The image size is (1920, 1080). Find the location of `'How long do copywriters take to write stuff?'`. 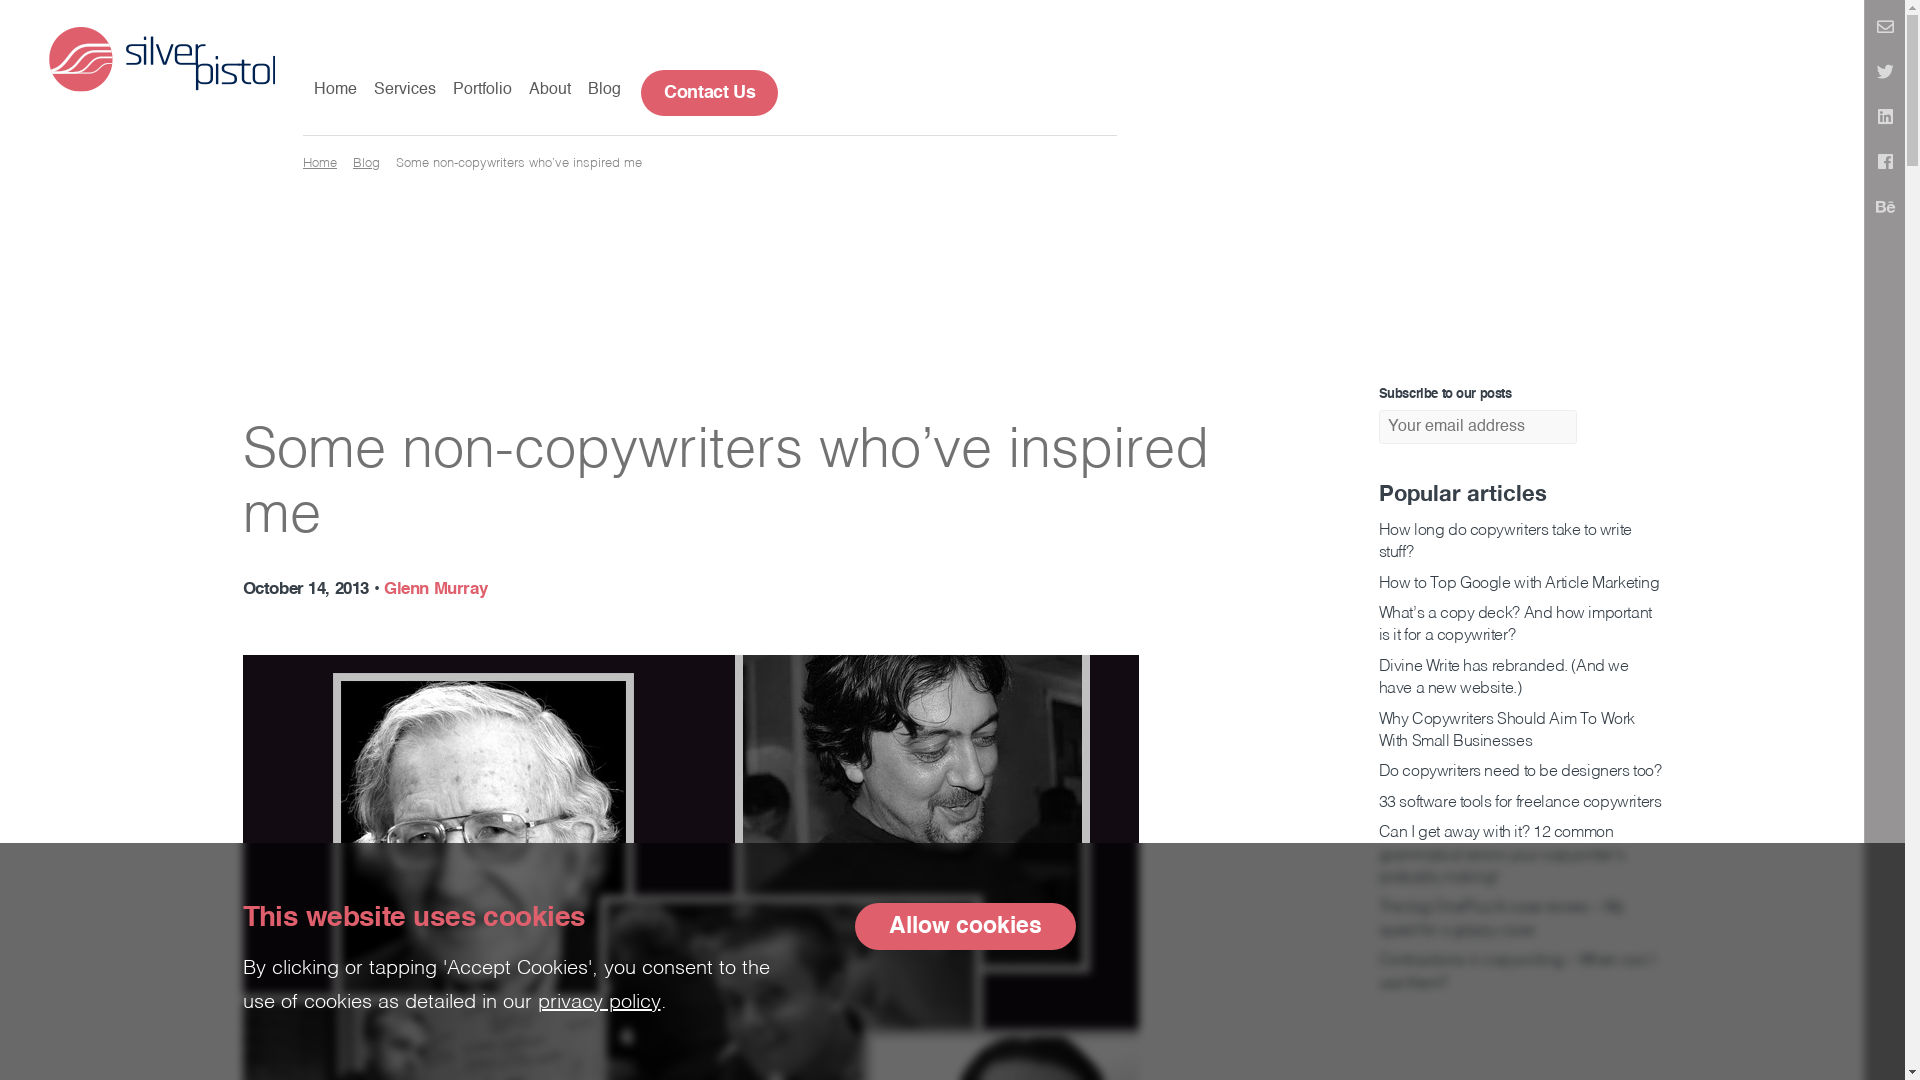

'How long do copywriters take to write stuff?' is located at coordinates (1504, 542).